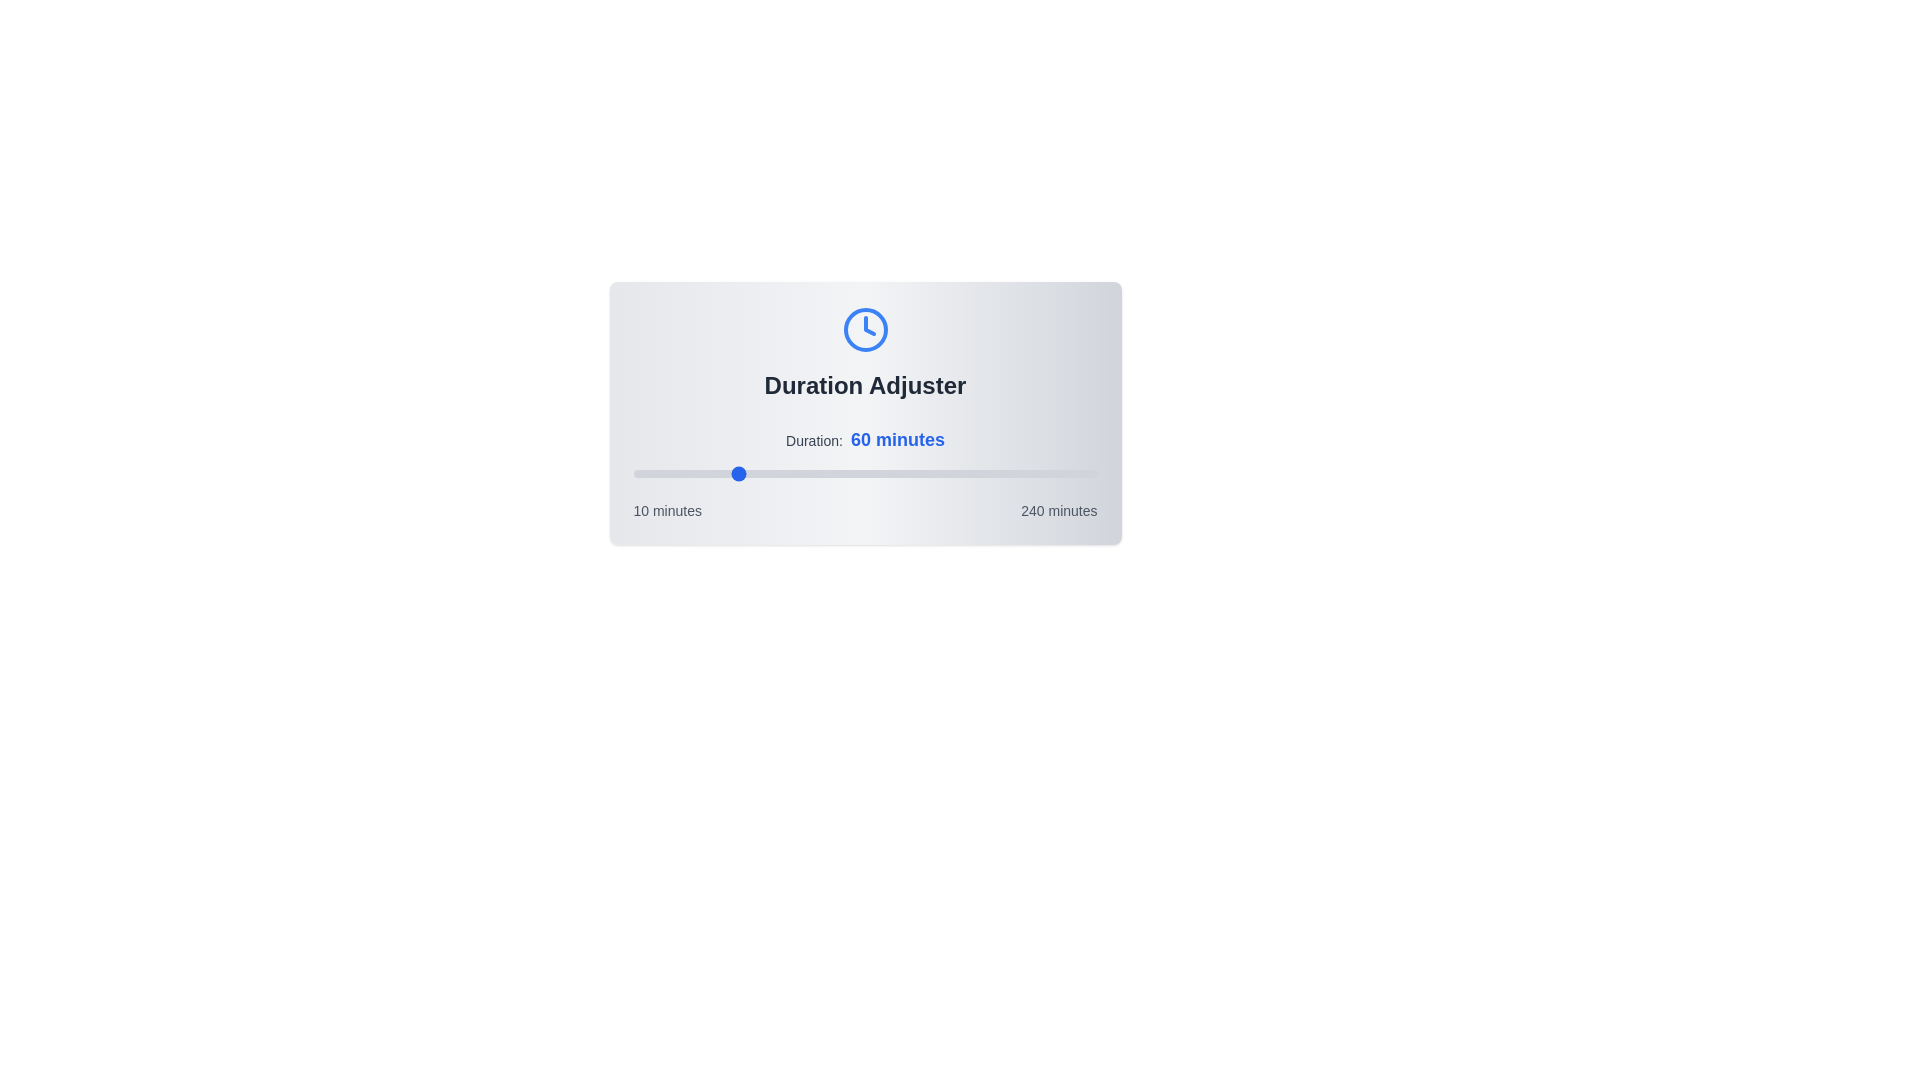 The image size is (1920, 1080). I want to click on the clock icon to interact with it, so click(865, 329).